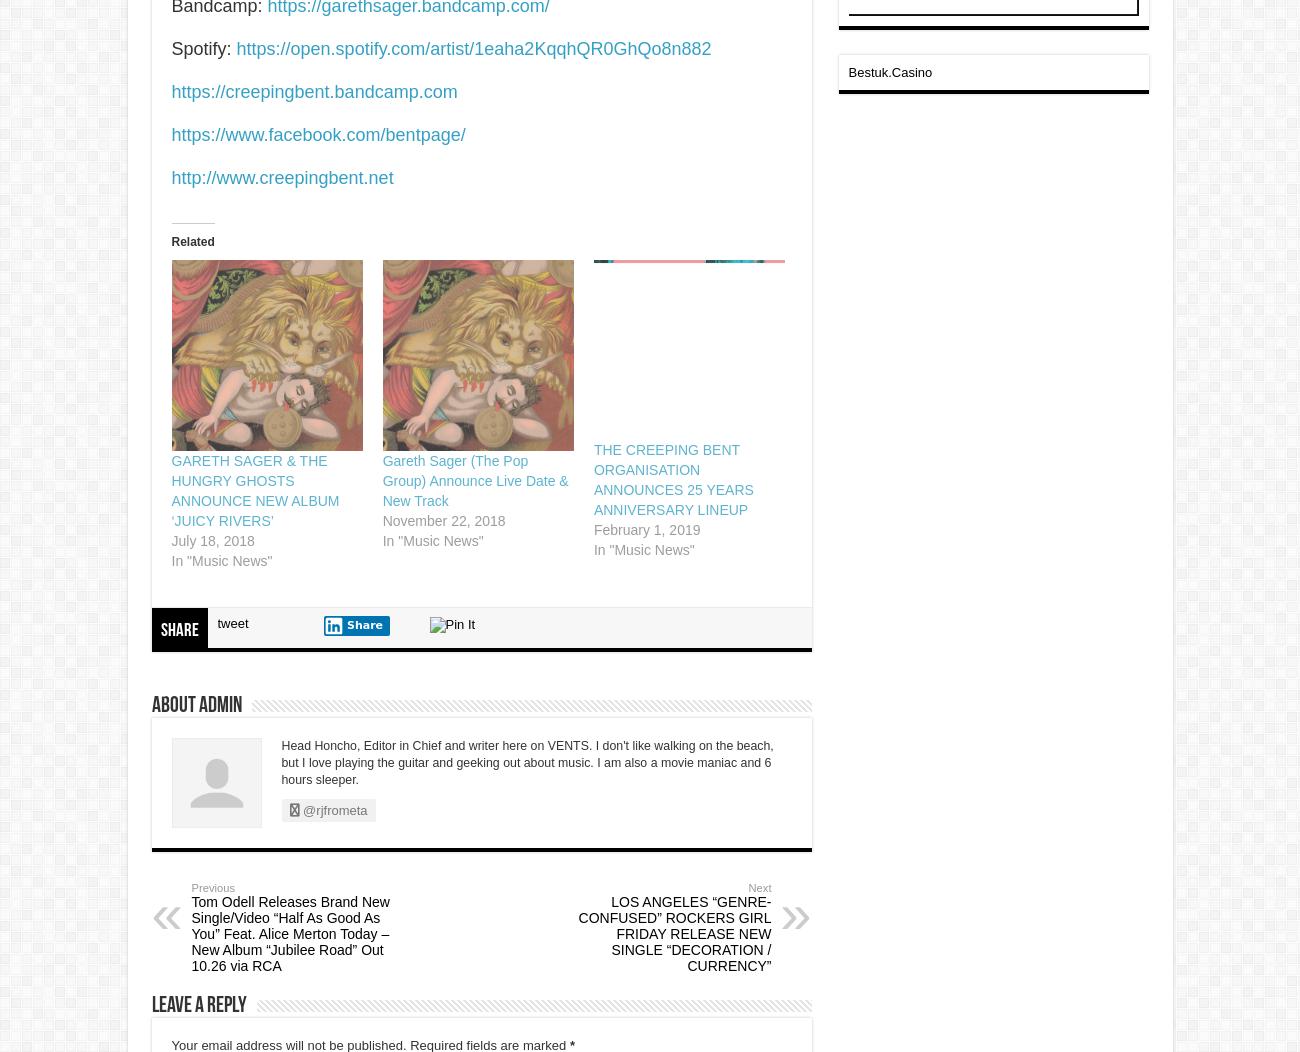  I want to click on 'https://www.facebook.com/bentpage/', so click(317, 133).